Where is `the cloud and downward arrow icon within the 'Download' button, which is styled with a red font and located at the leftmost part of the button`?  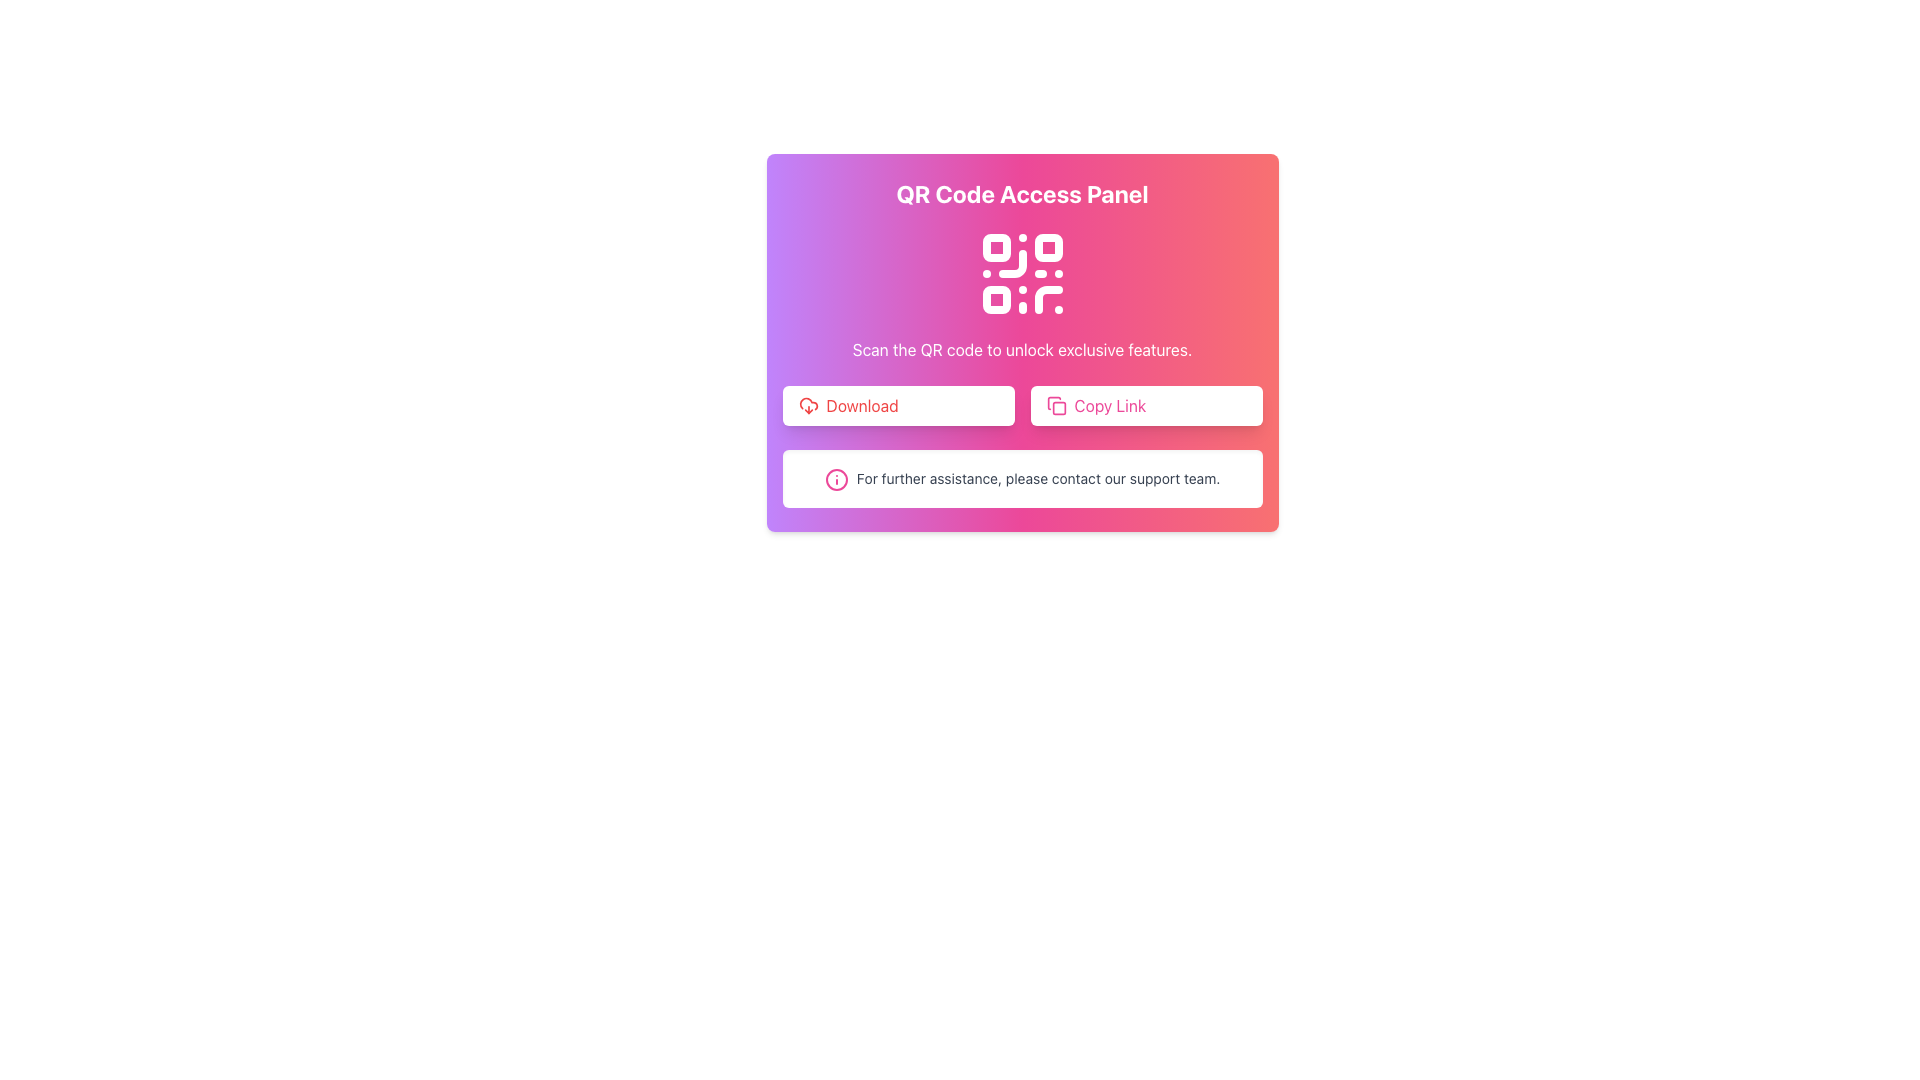 the cloud and downward arrow icon within the 'Download' button, which is styled with a red font and located at the leftmost part of the button is located at coordinates (808, 405).